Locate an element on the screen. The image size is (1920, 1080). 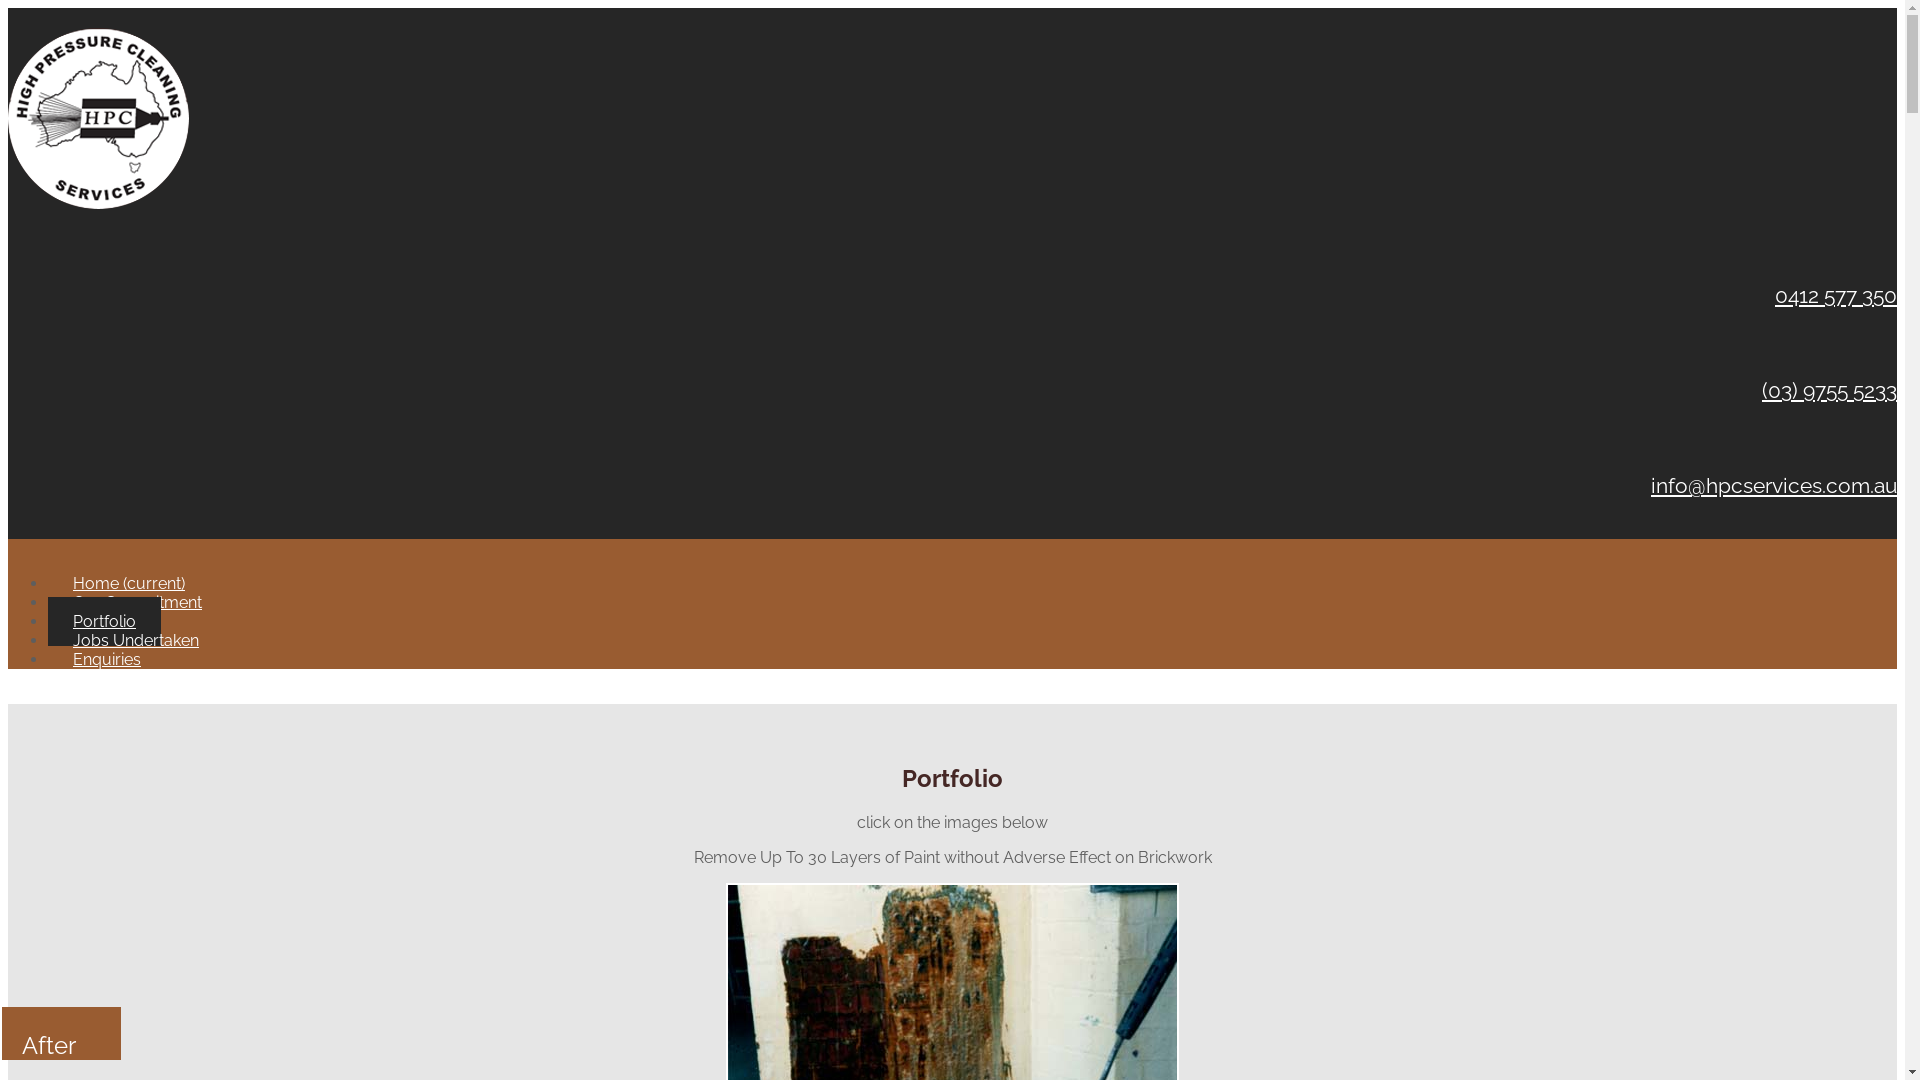
'(03) 9755 5233' is located at coordinates (1829, 390).